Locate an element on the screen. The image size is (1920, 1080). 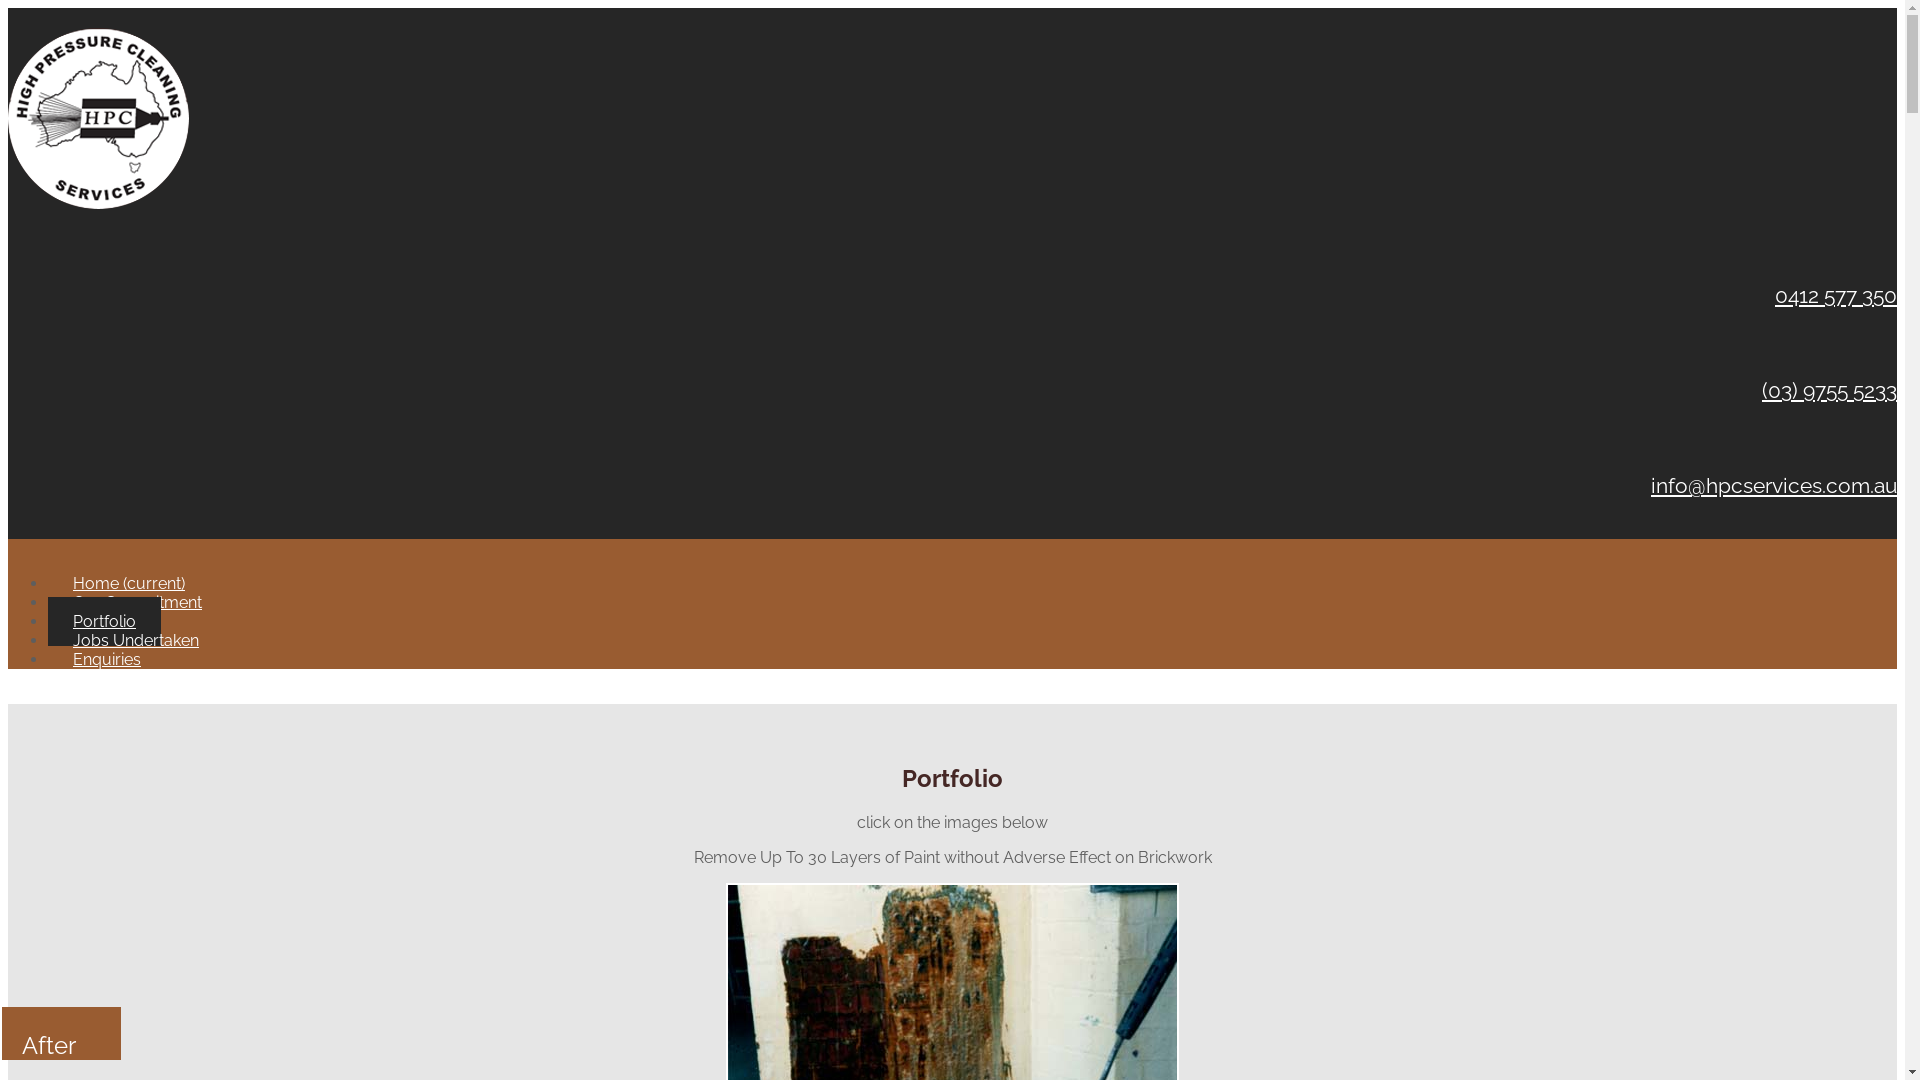
'(03) 9755 5233' is located at coordinates (1829, 390).